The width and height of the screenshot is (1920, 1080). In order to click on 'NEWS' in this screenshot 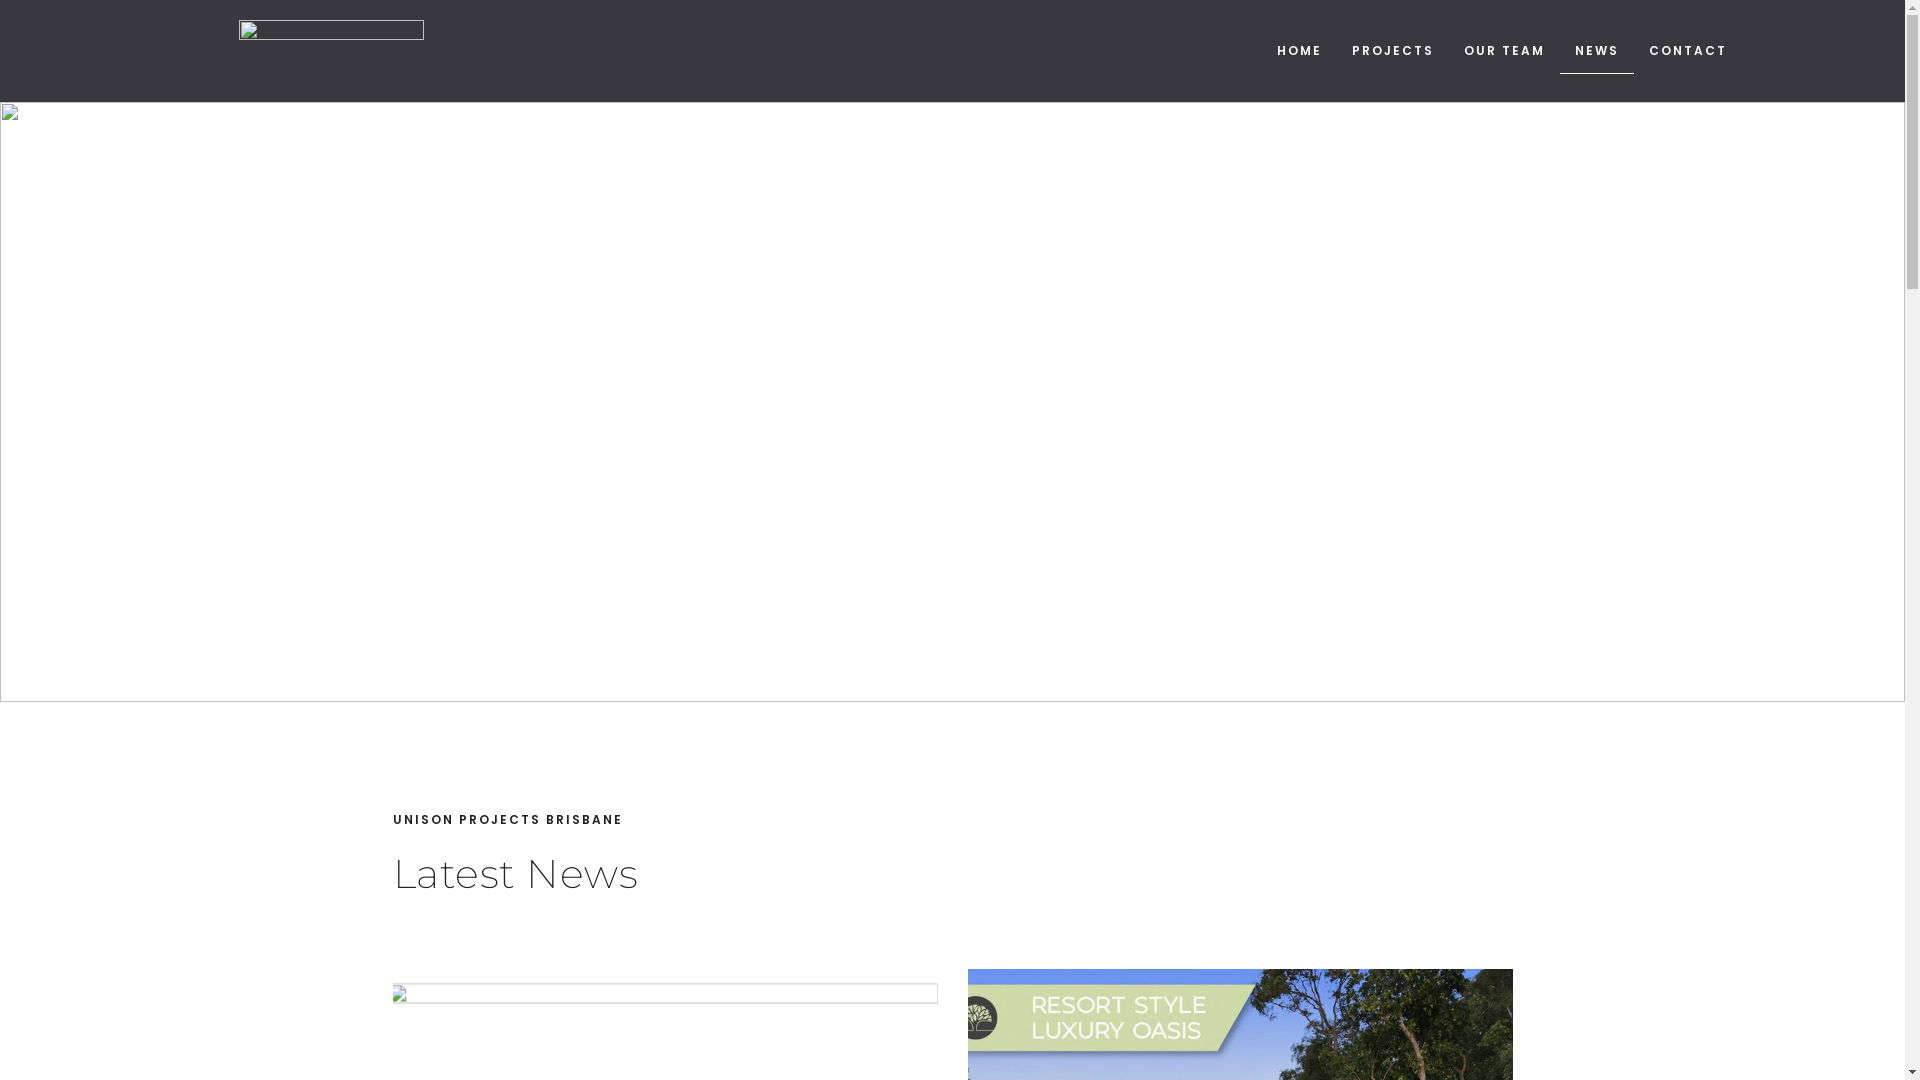, I will do `click(1559, 49)`.